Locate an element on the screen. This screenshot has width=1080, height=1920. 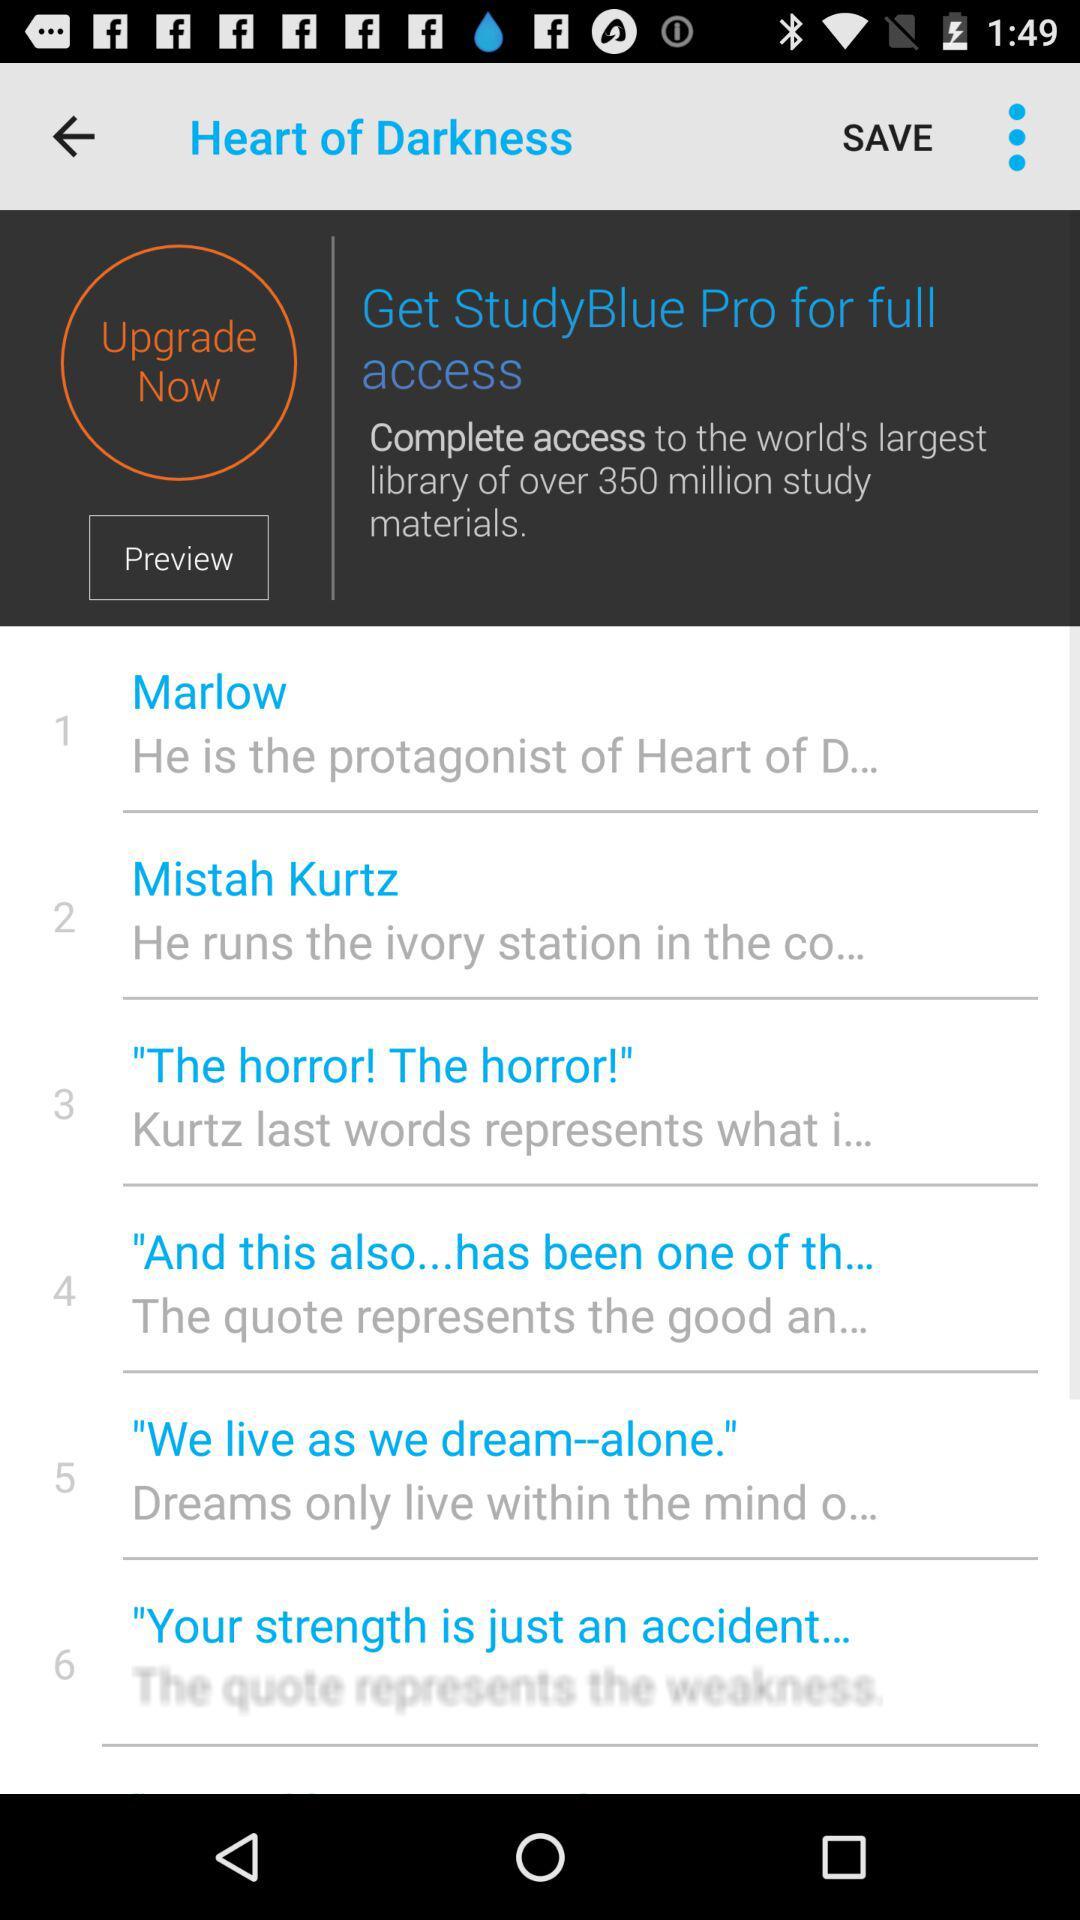
the icon to the left of the we live as item is located at coordinates (63, 1476).